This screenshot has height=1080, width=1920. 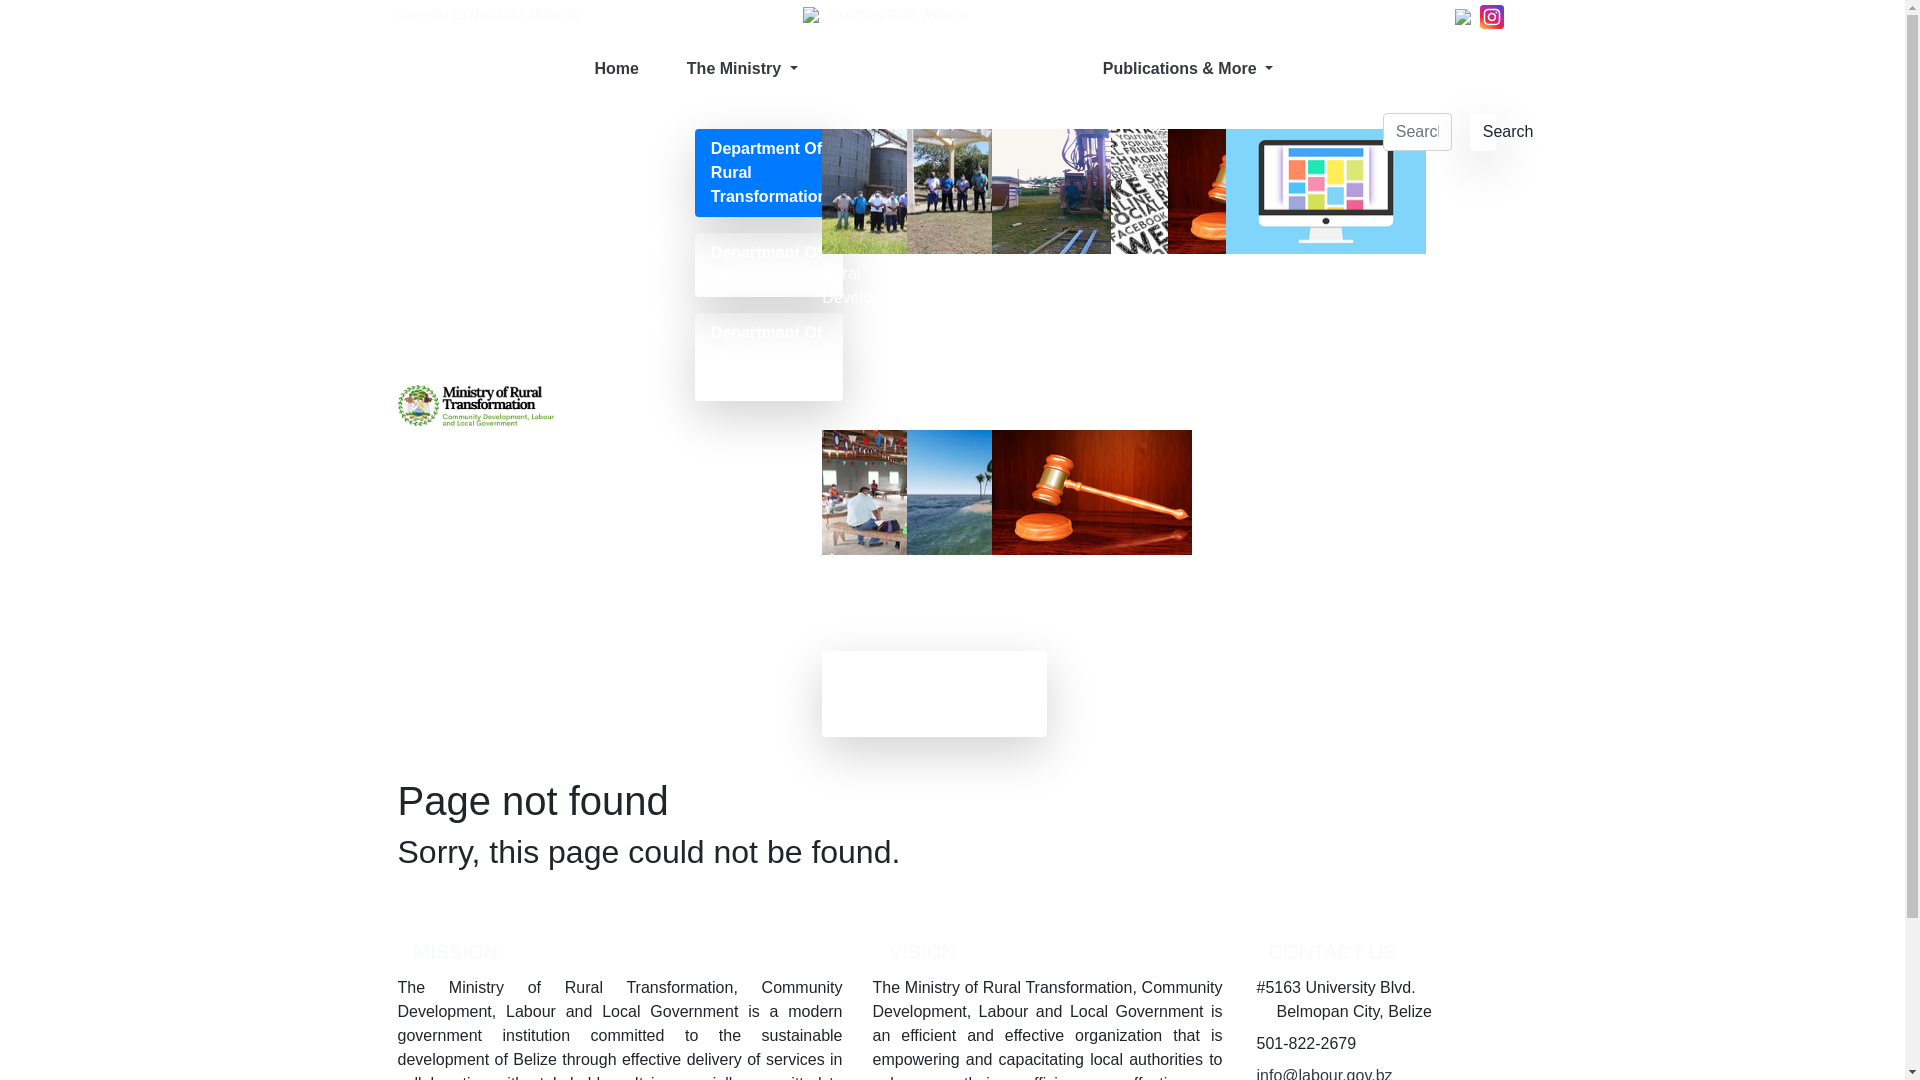 What do you see at coordinates (821, 217) in the screenshot?
I see `'Rural Development'` at bounding box center [821, 217].